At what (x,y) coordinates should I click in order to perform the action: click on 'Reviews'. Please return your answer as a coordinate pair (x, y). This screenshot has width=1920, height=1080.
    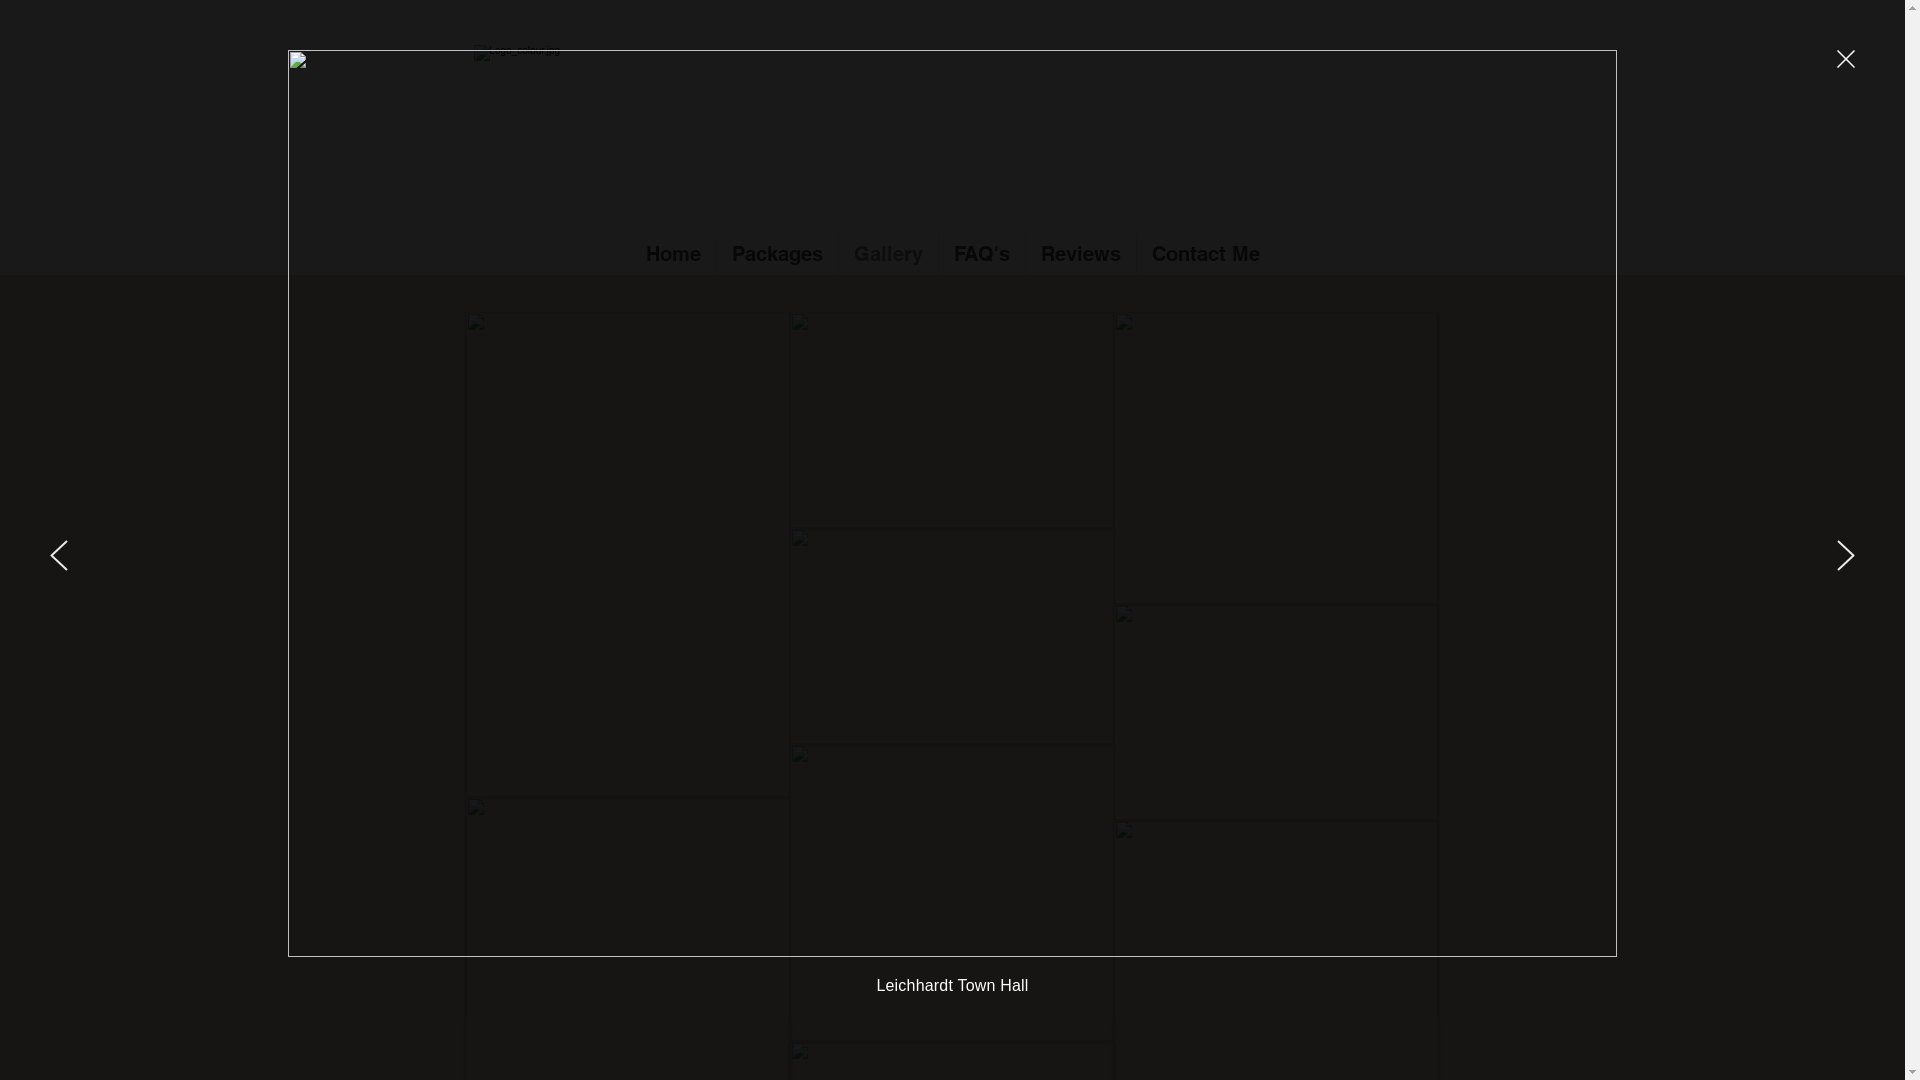
    Looking at the image, I should click on (1079, 253).